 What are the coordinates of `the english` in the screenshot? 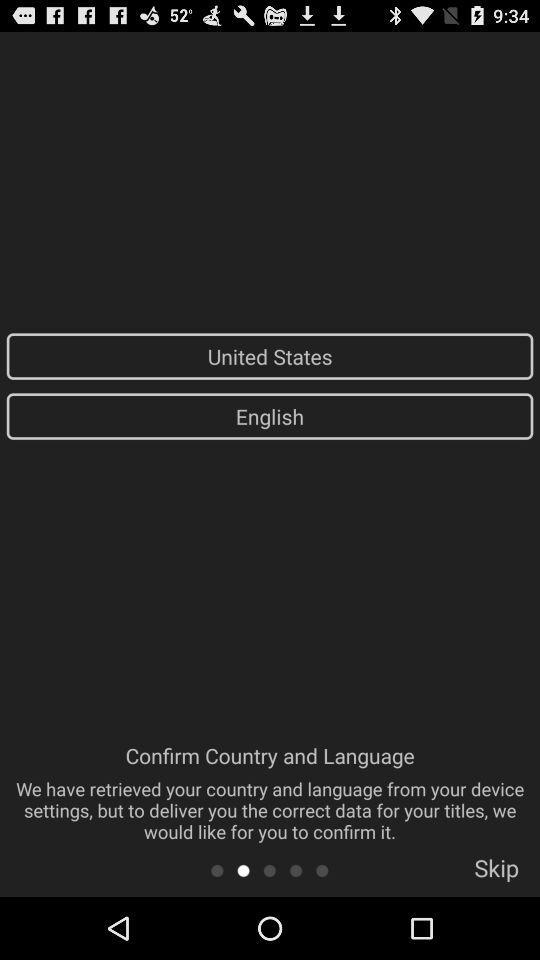 It's located at (270, 415).